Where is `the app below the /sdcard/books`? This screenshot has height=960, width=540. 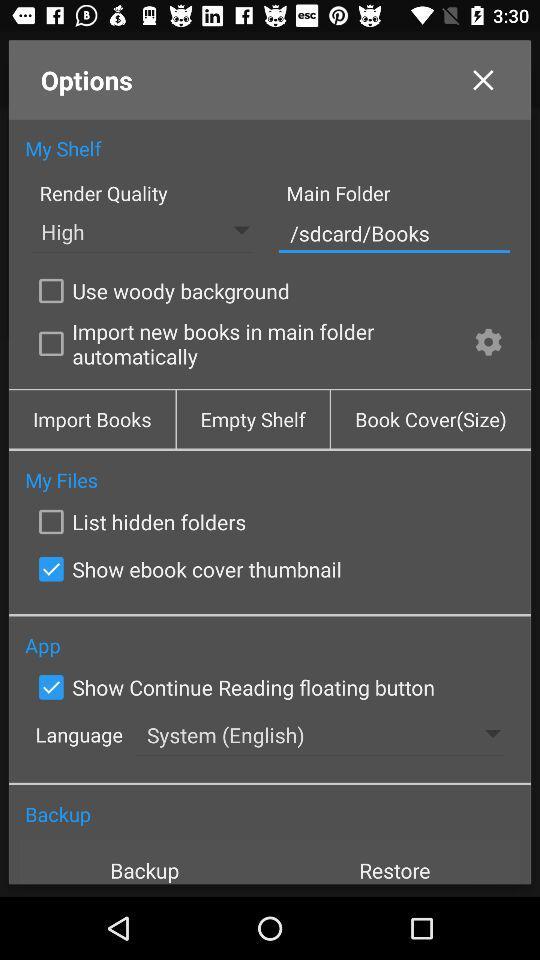
the app below the /sdcard/books is located at coordinates (487, 345).